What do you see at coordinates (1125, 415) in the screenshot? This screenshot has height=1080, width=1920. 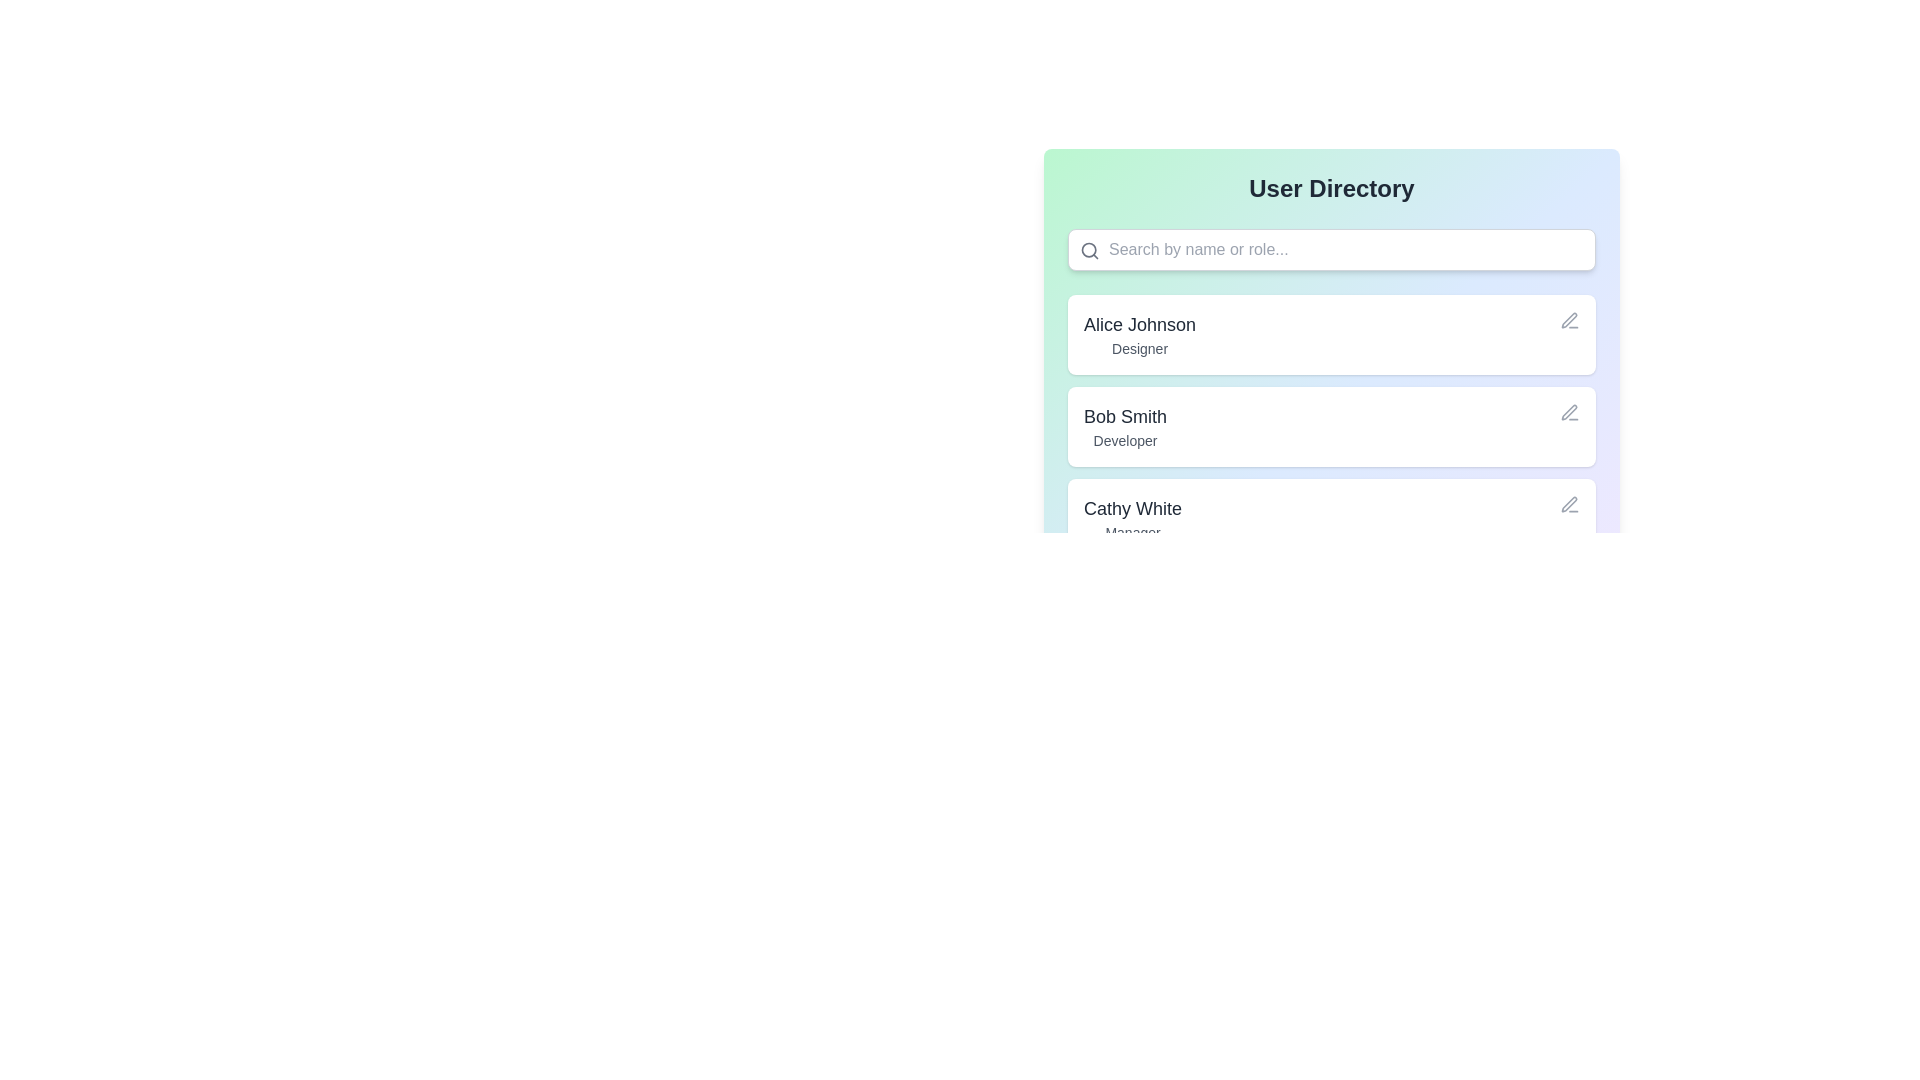 I see `the text label displaying 'Bob Smith', which serves as an identifier for the user entry in the User Directory` at bounding box center [1125, 415].